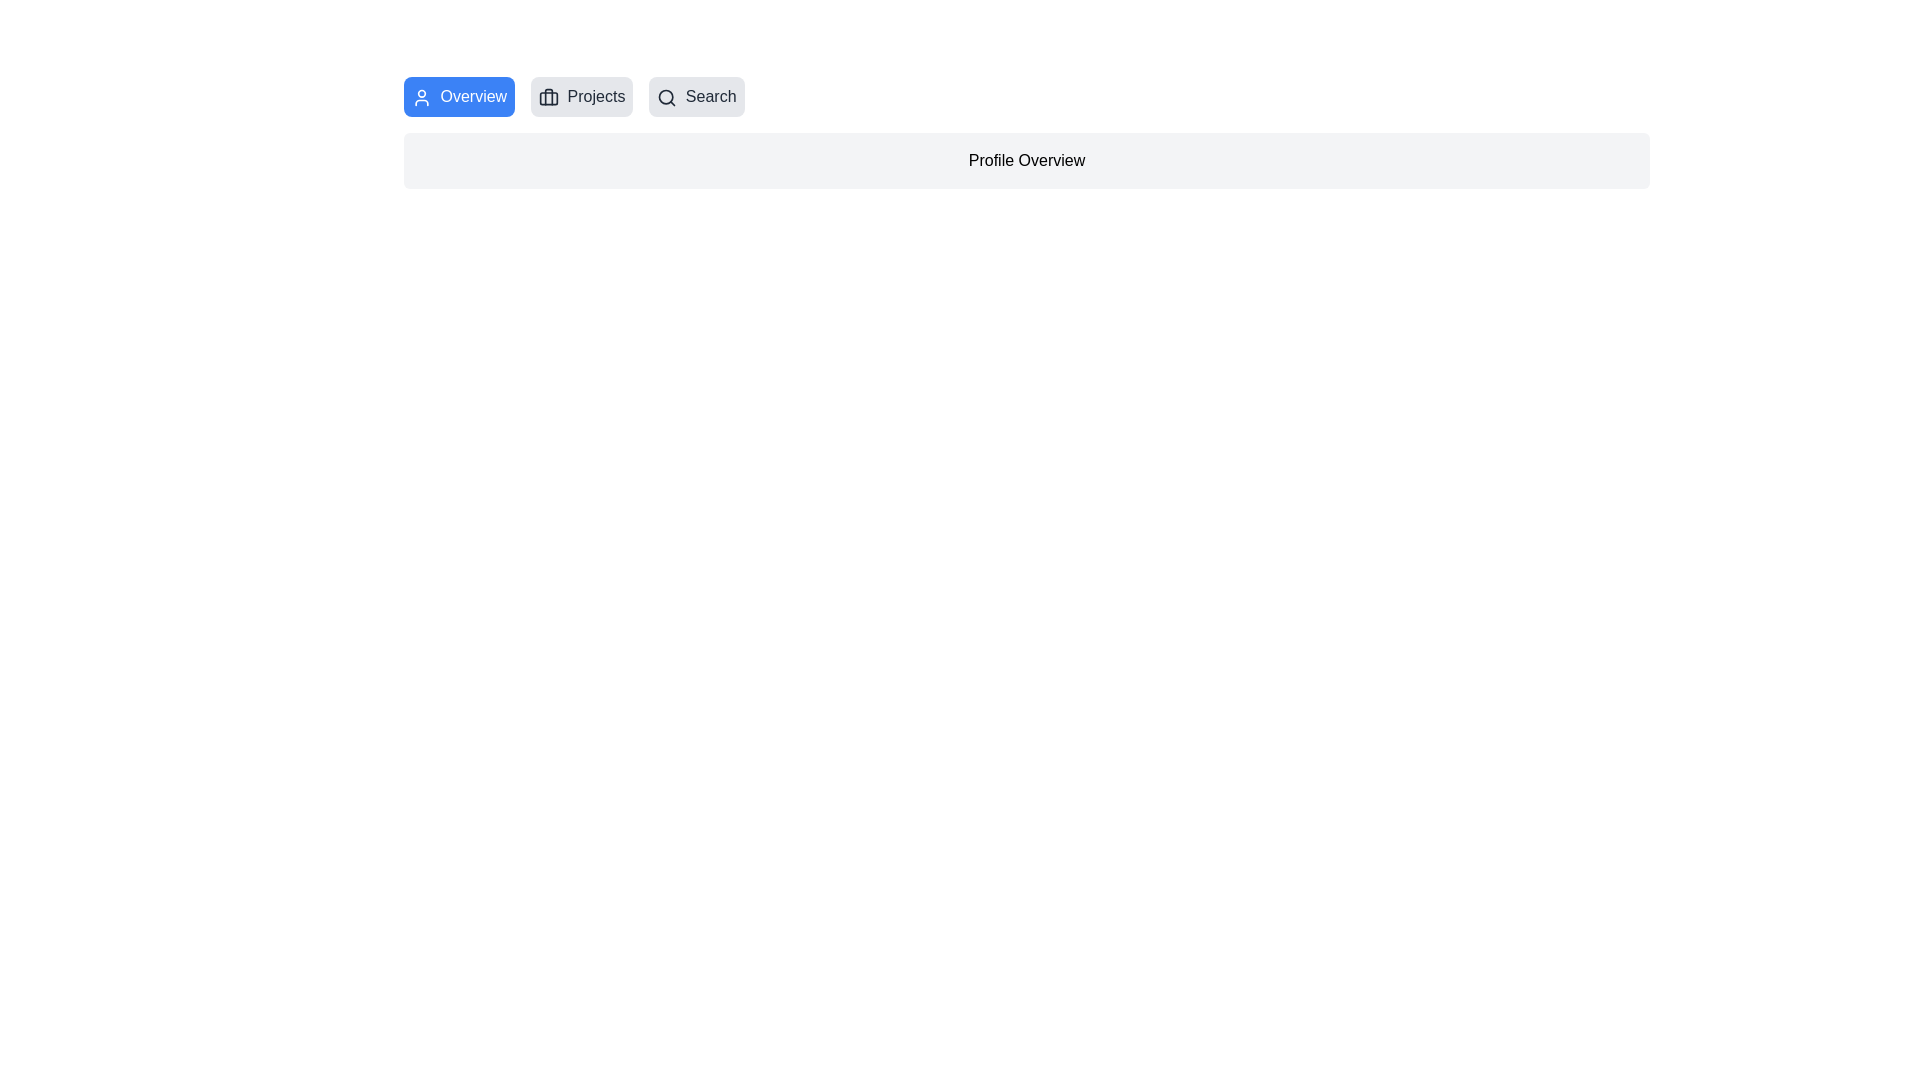 The height and width of the screenshot is (1080, 1920). Describe the element at coordinates (581, 96) in the screenshot. I see `the Projects tab by clicking on its corresponding button` at that location.